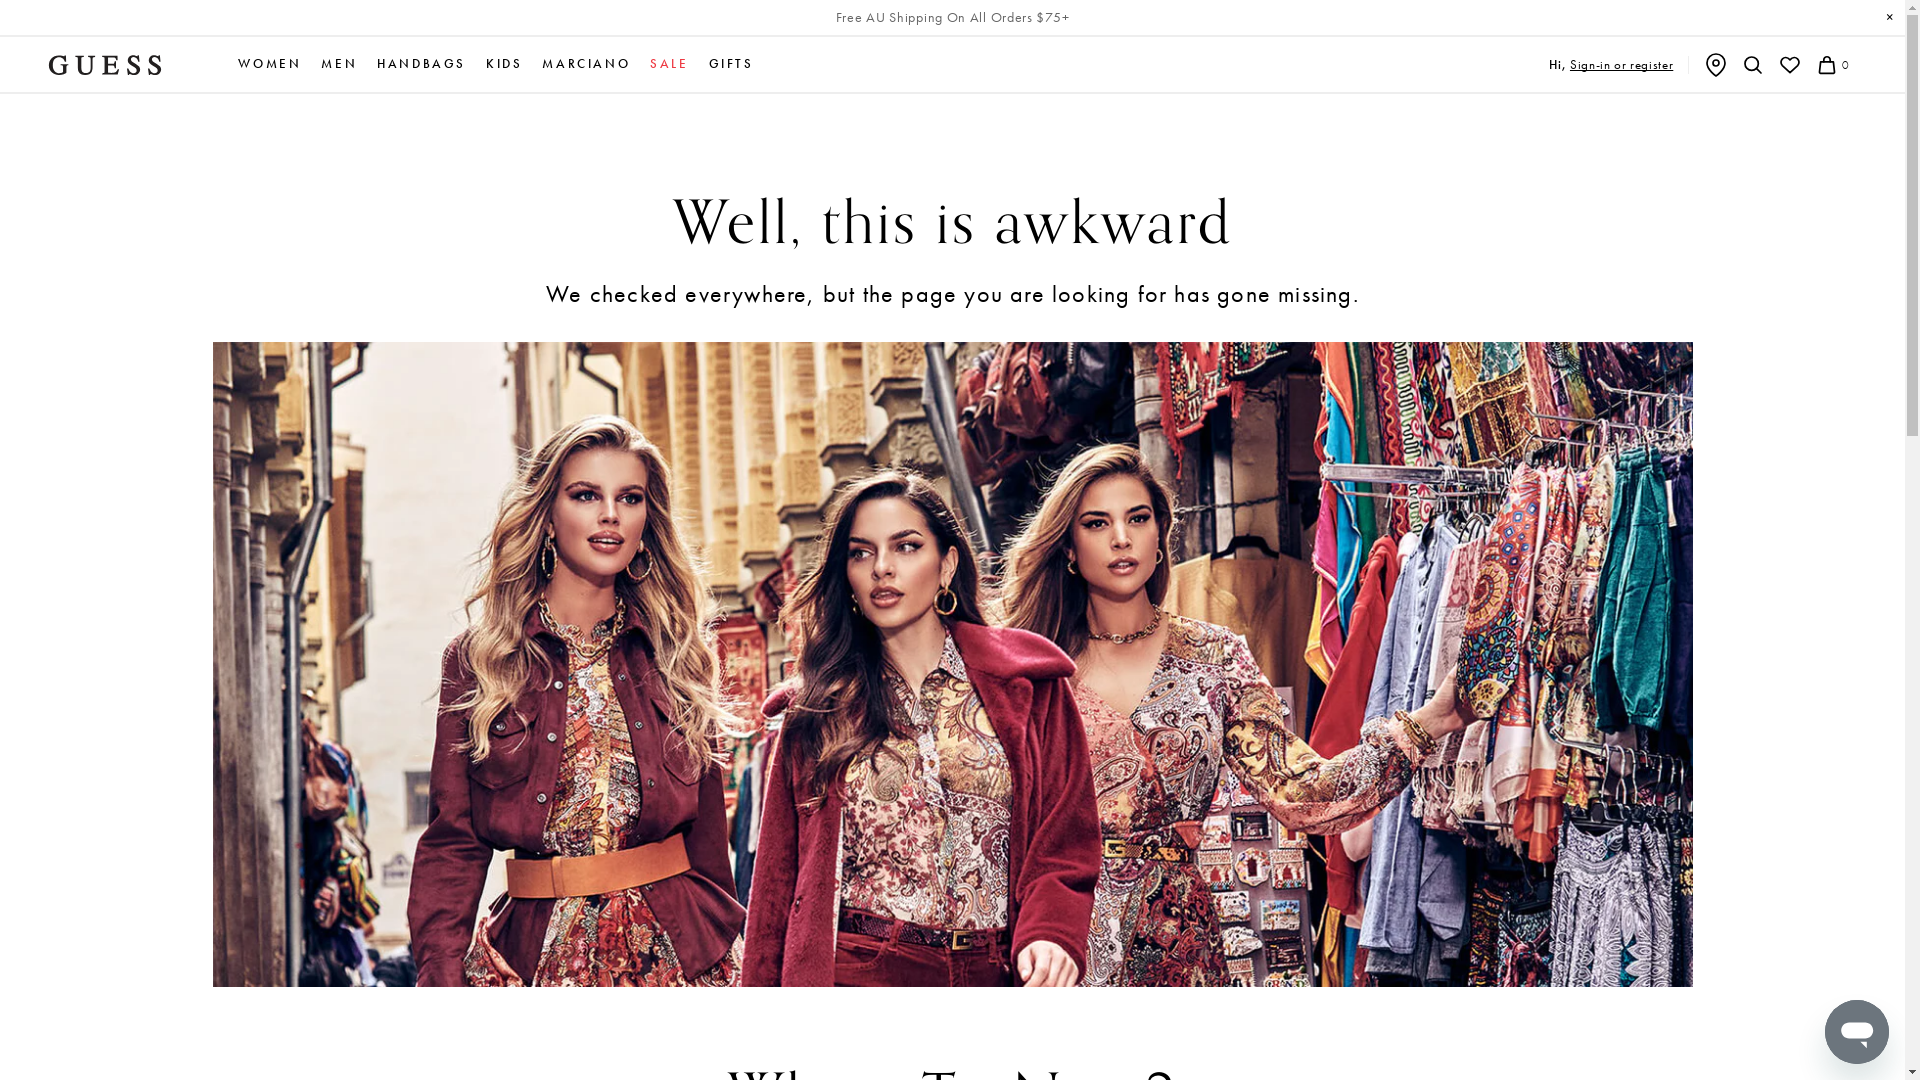  I want to click on 'HANDBAGS', so click(420, 63).